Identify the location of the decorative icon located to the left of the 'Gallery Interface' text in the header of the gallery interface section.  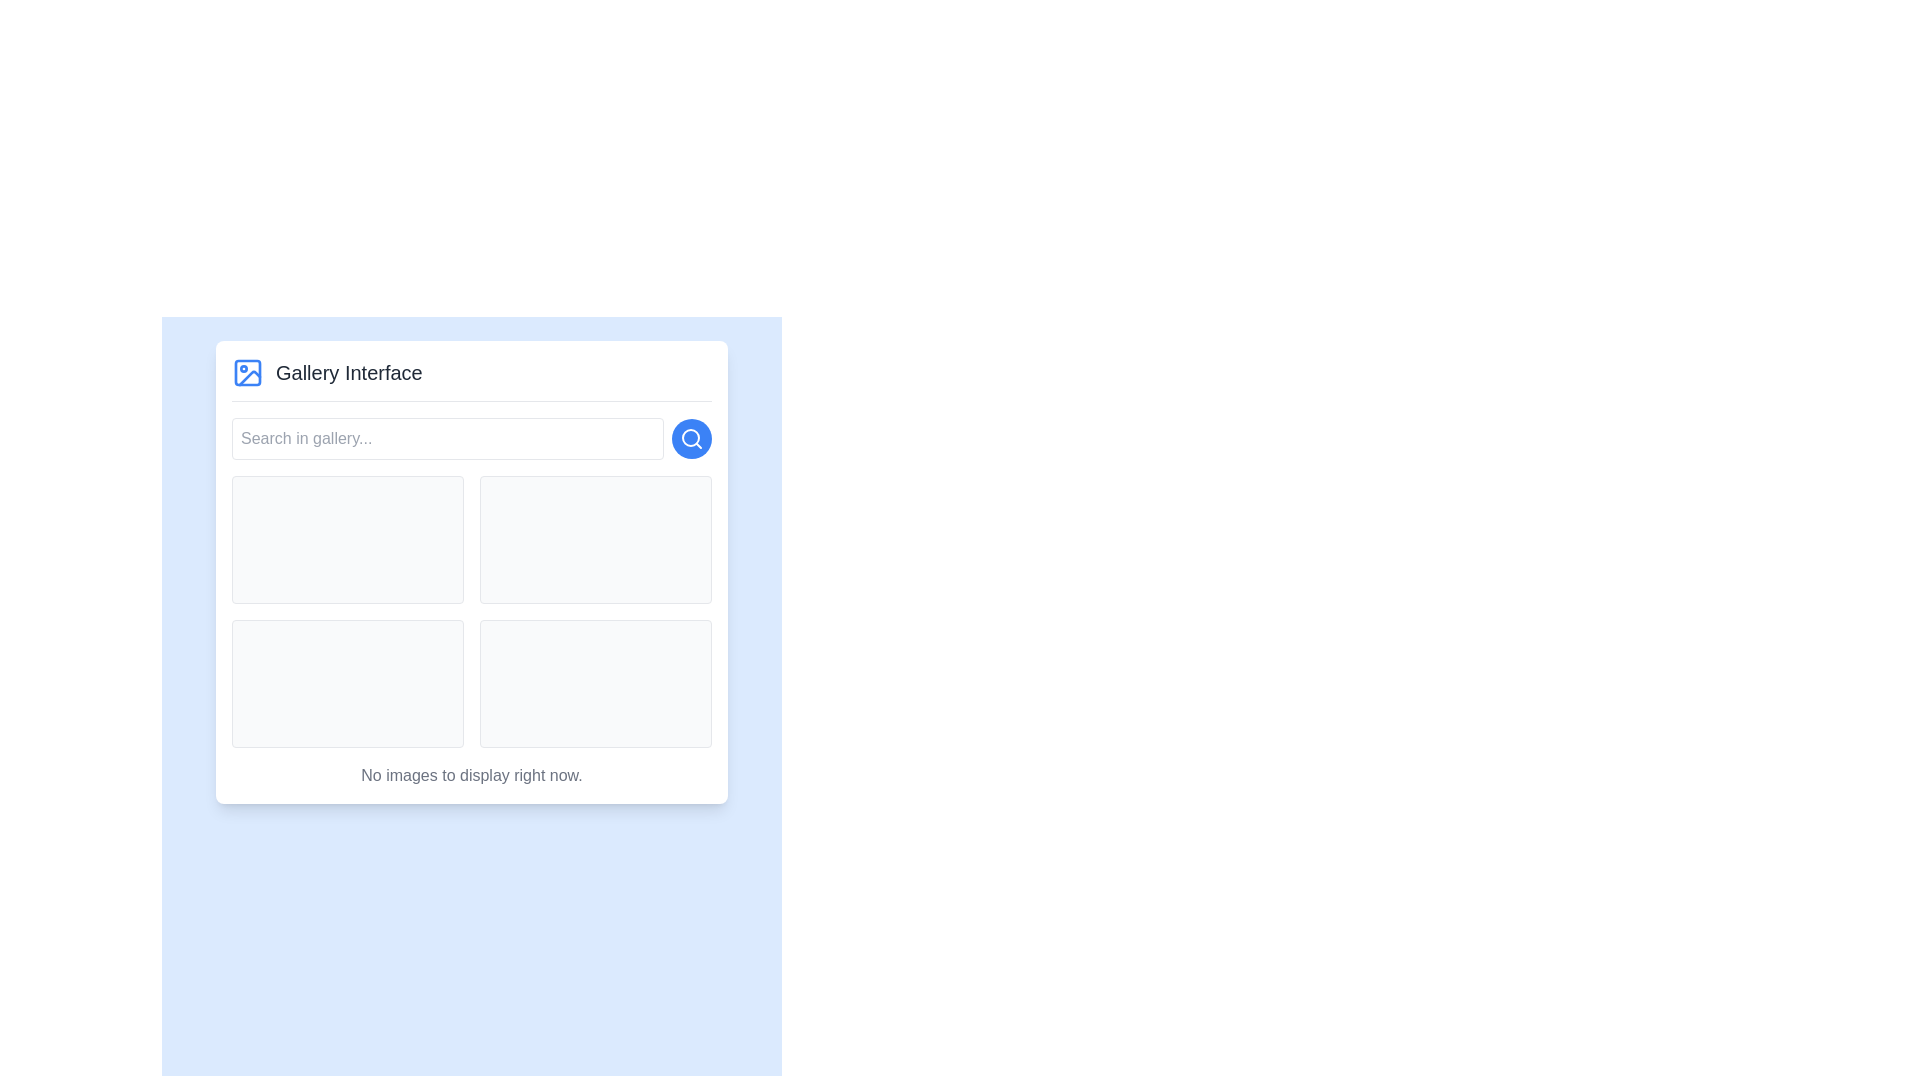
(247, 373).